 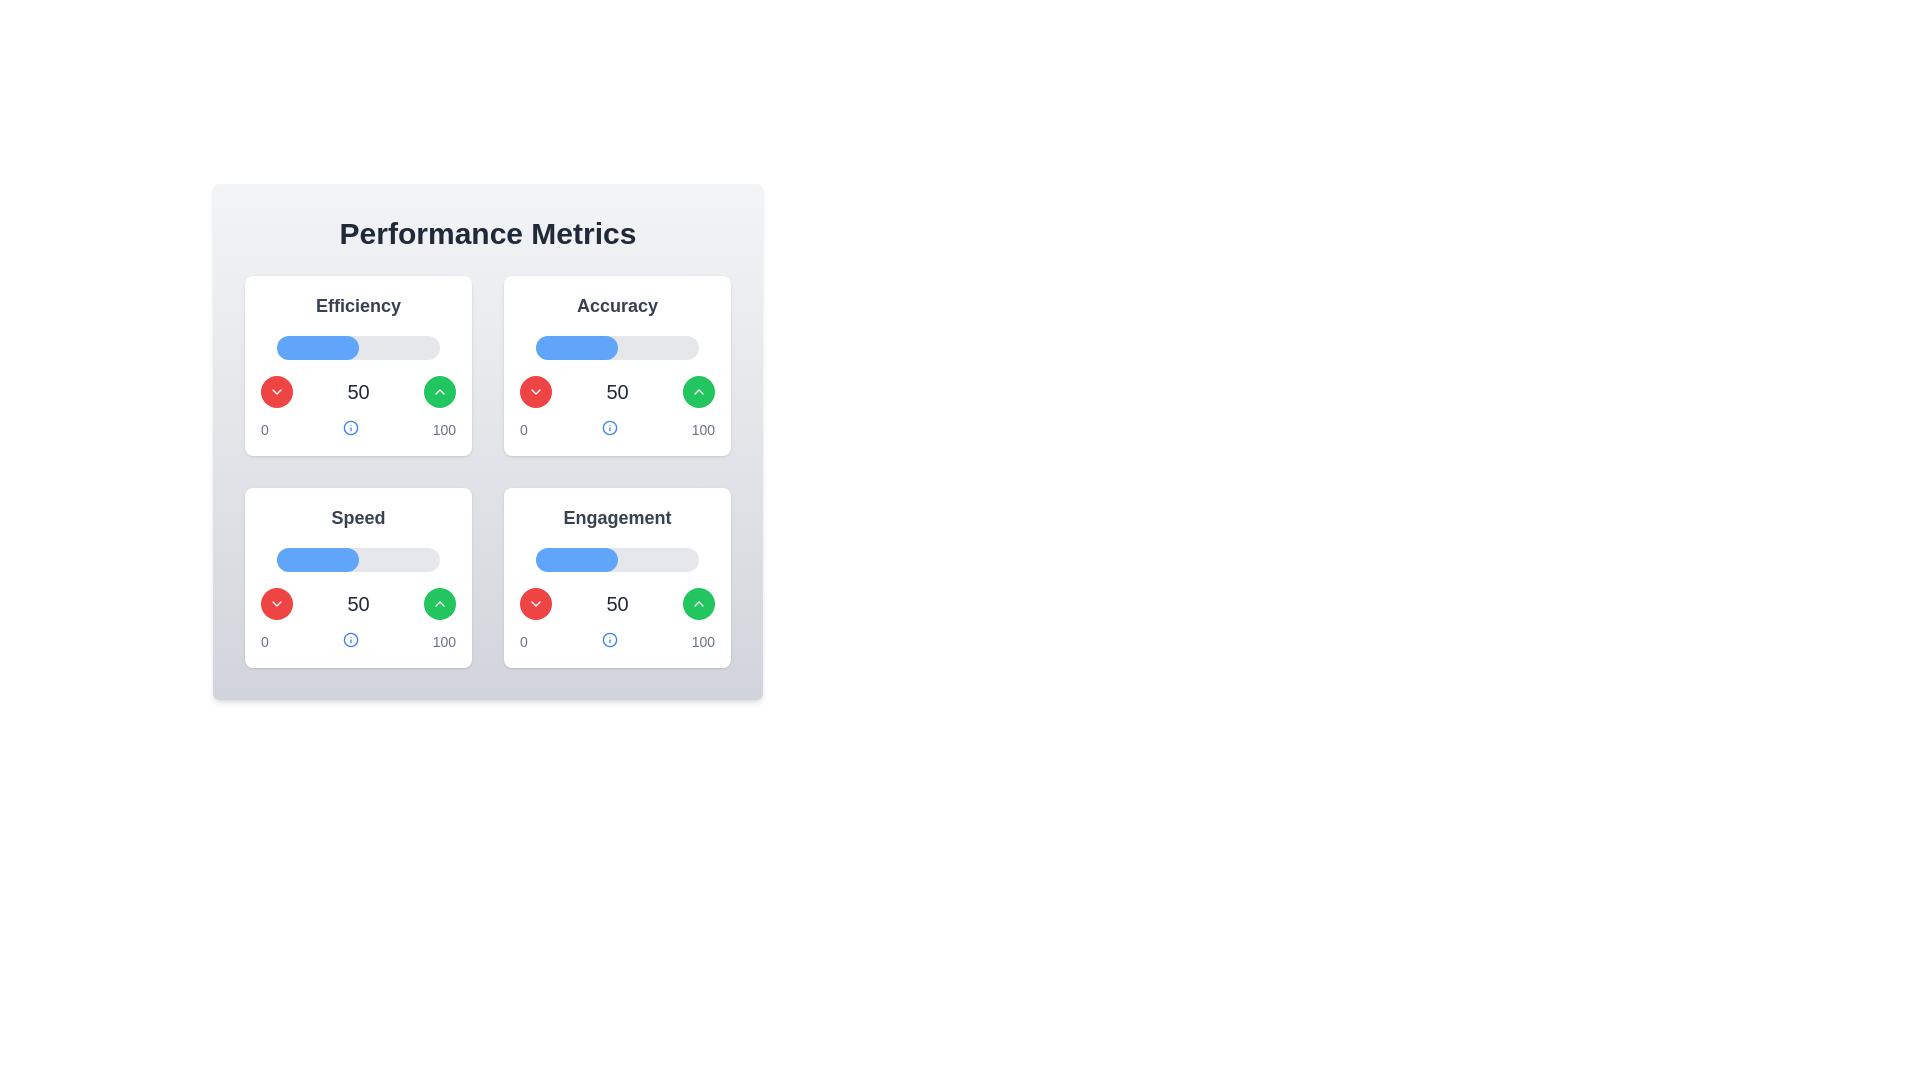 What do you see at coordinates (703, 641) in the screenshot?
I see `text displayed in the rightmost text label indicating the maximum value for the 'Engagement' metric, located in the lower section of the 'Engagement' metrics card` at bounding box center [703, 641].